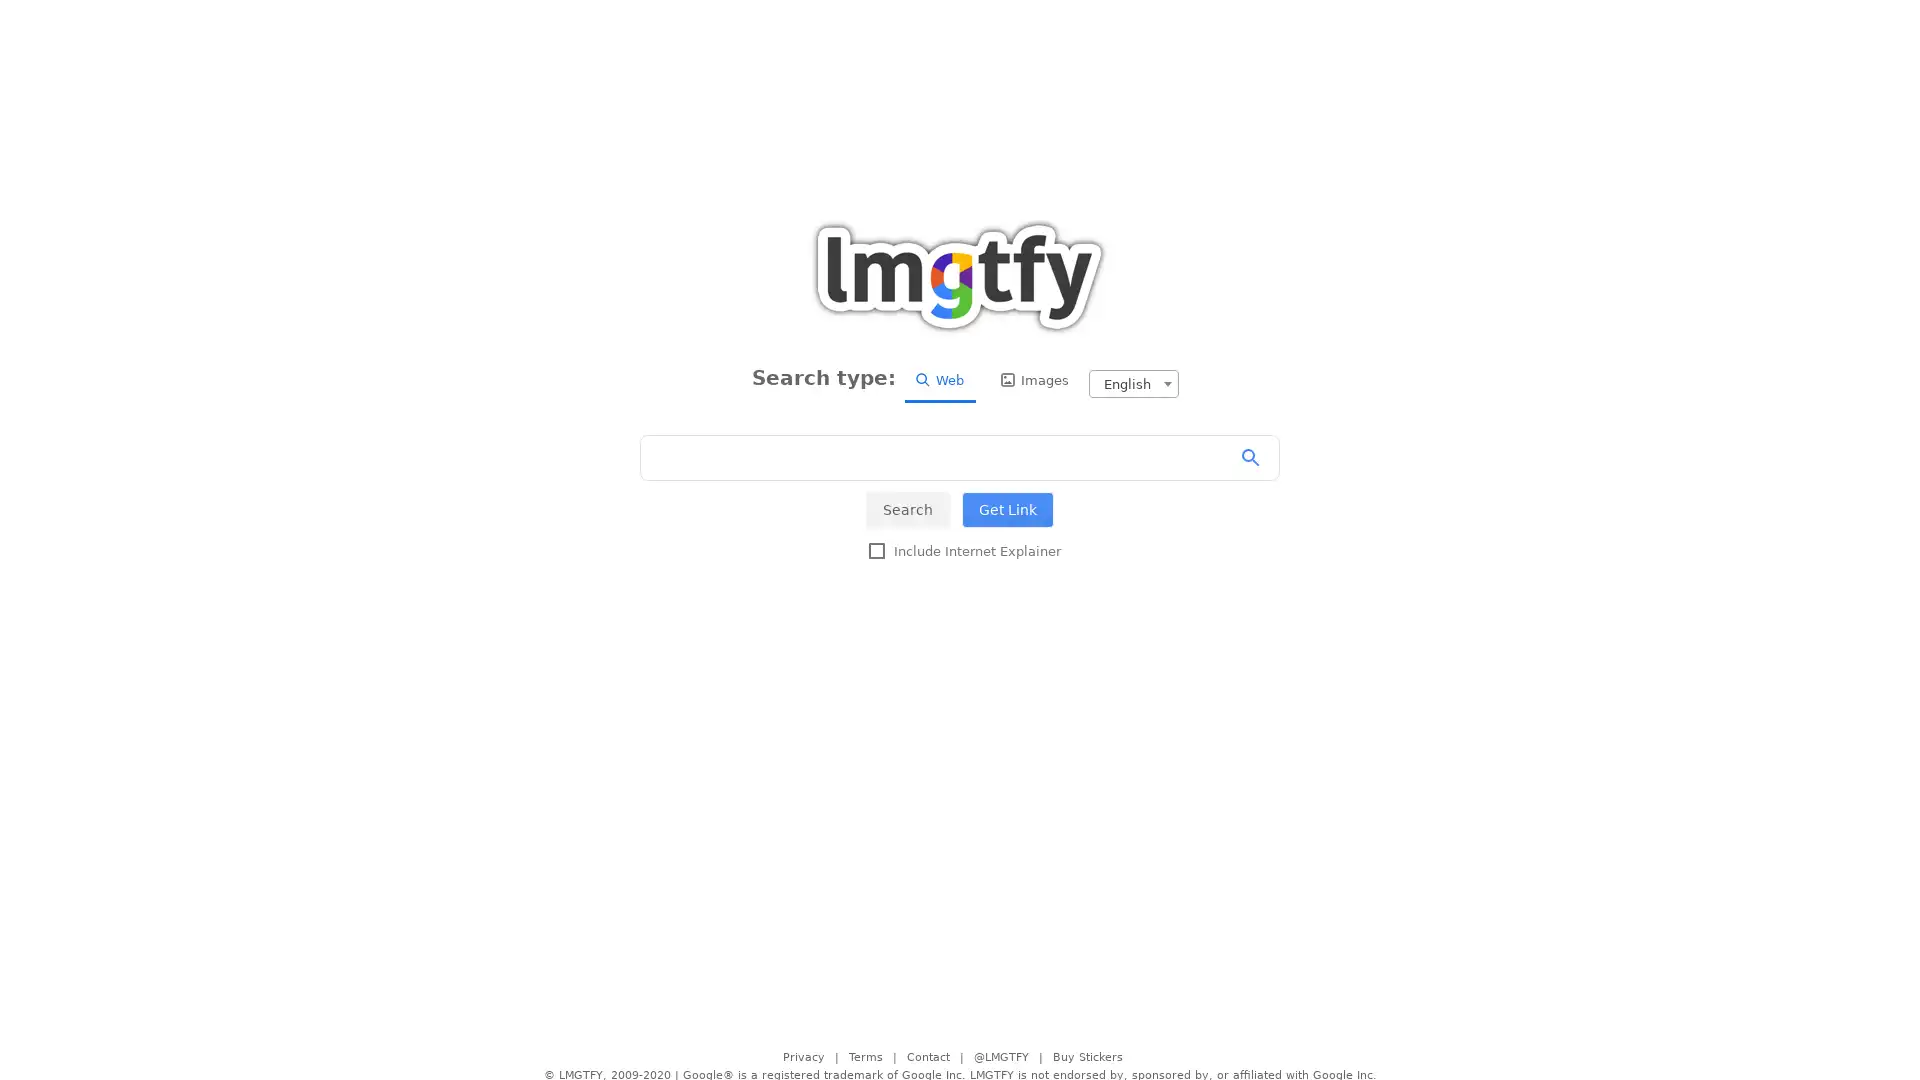 Image resolution: width=1920 pixels, height=1080 pixels. What do you see at coordinates (906, 508) in the screenshot?
I see `Search` at bounding box center [906, 508].